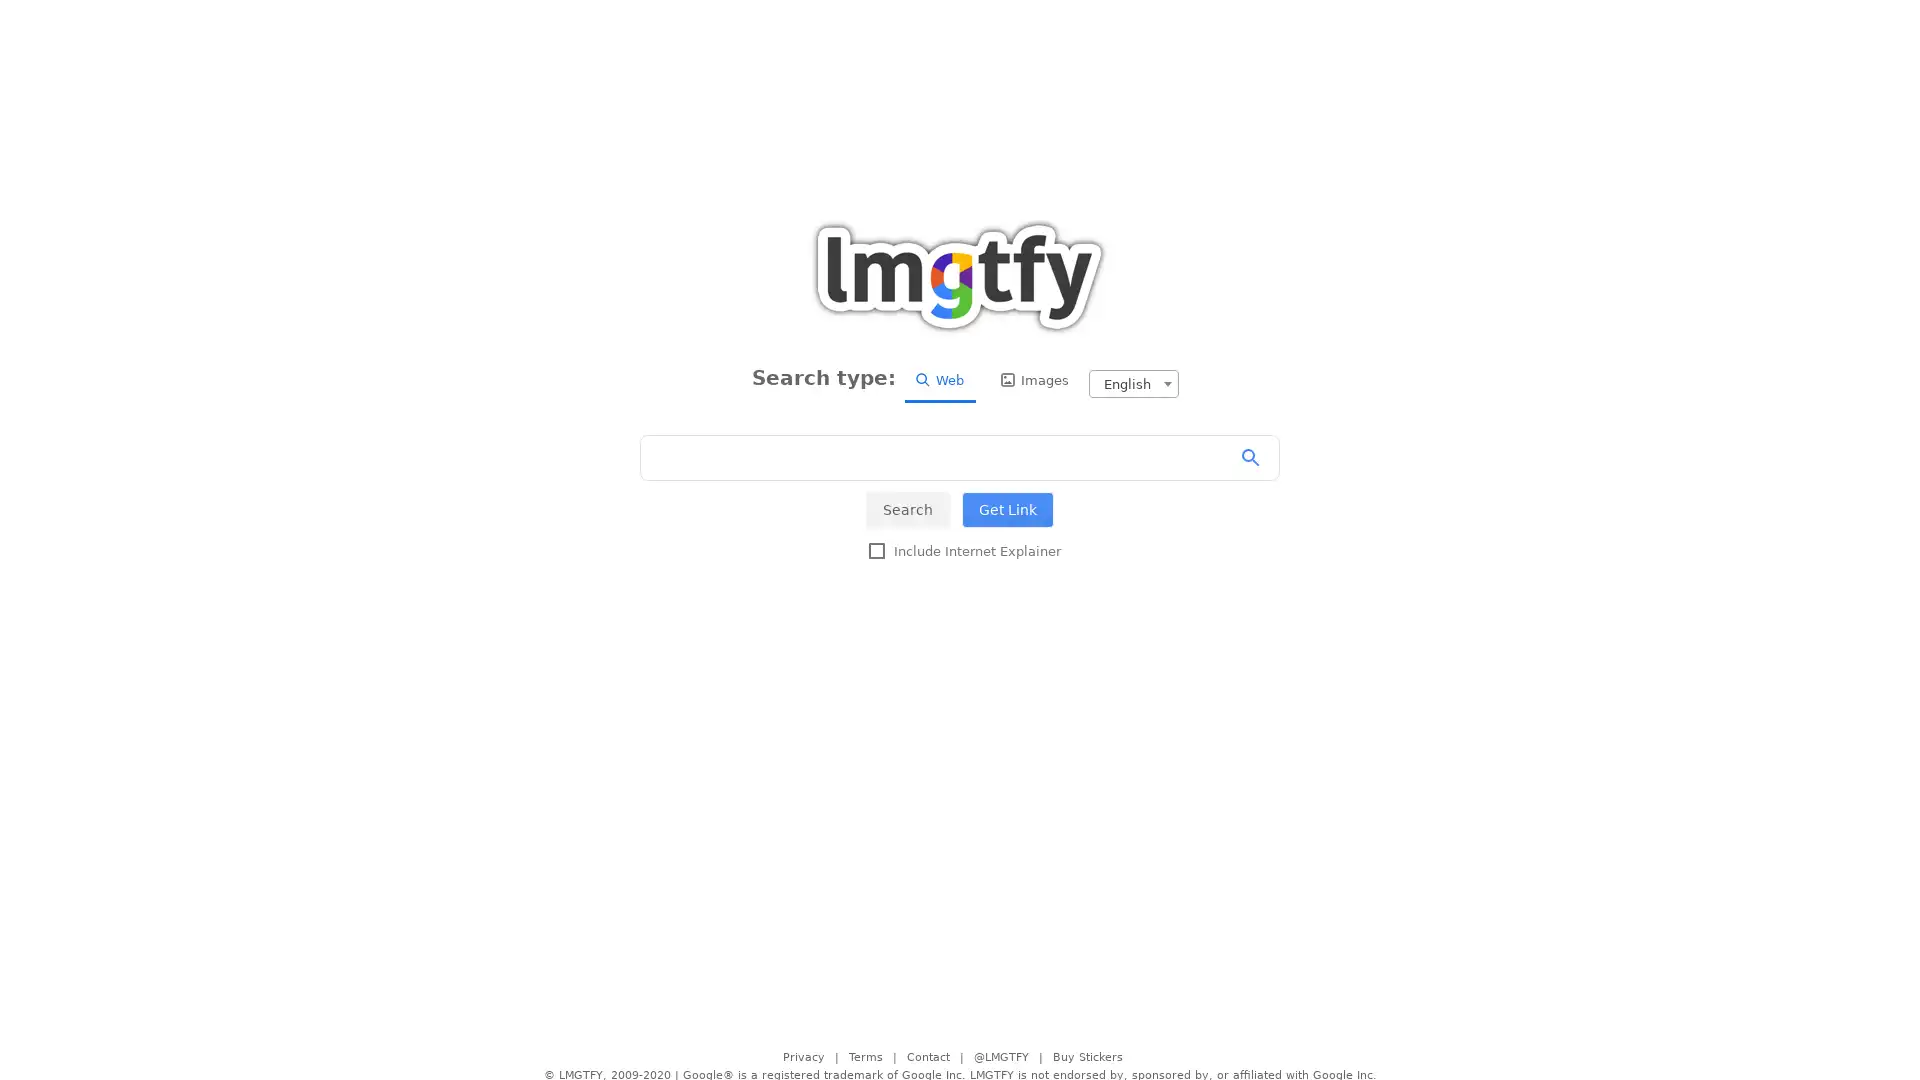 Image resolution: width=1920 pixels, height=1080 pixels. What do you see at coordinates (906, 508) in the screenshot?
I see `Search` at bounding box center [906, 508].